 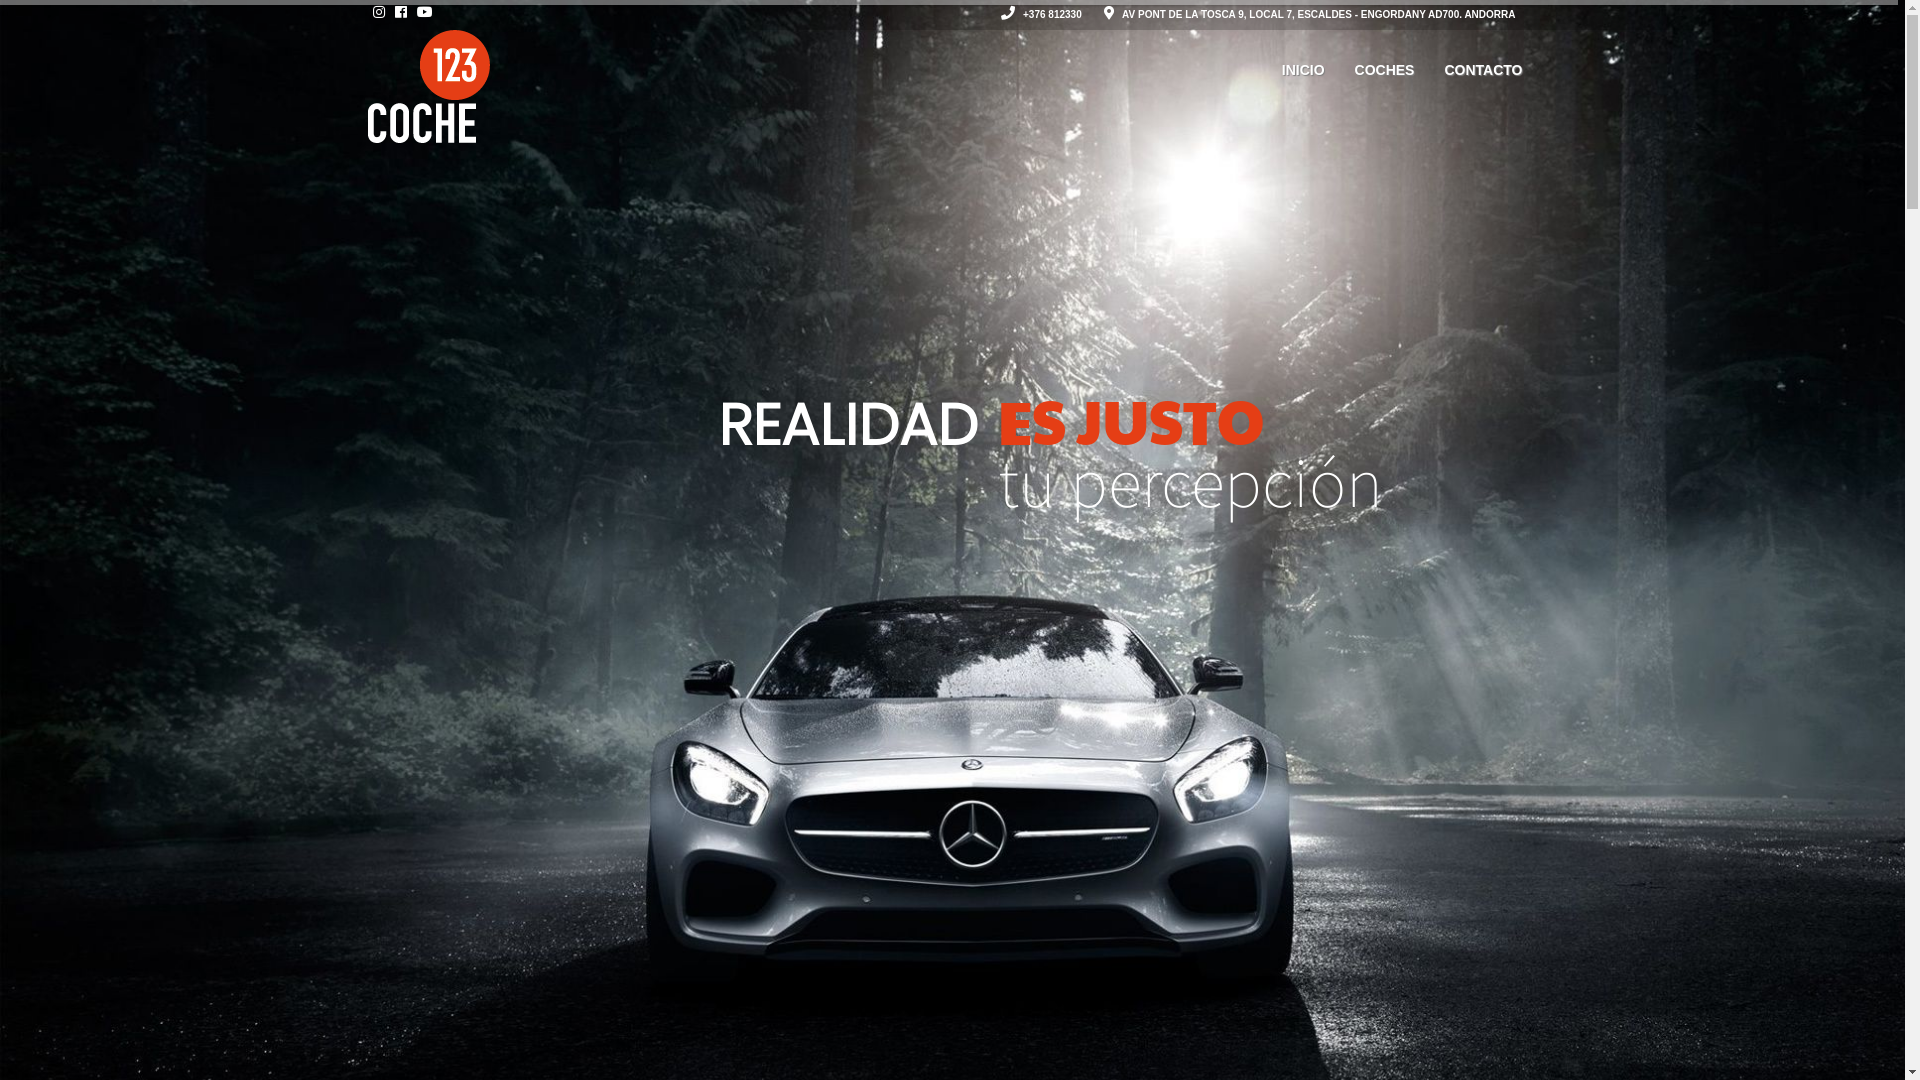 What do you see at coordinates (1303, 69) in the screenshot?
I see `'INICIO'` at bounding box center [1303, 69].